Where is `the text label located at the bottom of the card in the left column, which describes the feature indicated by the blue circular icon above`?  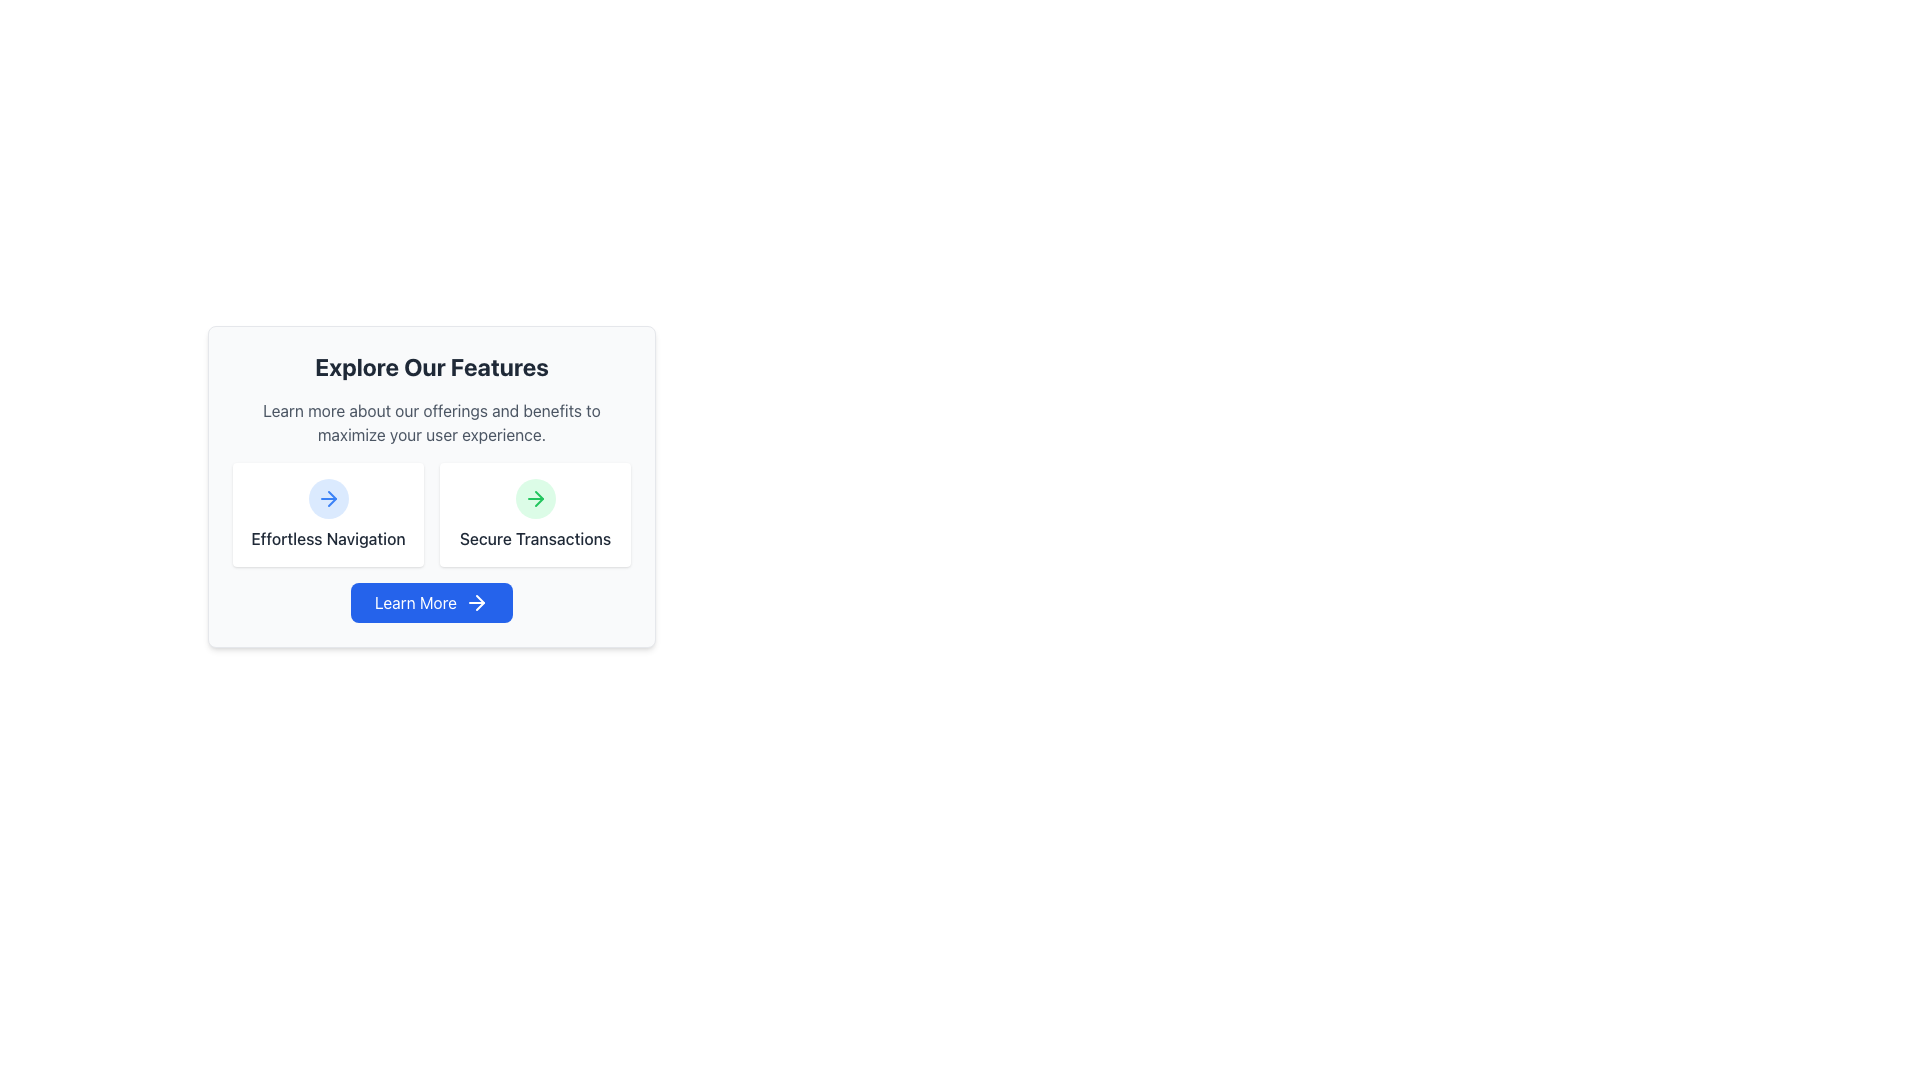
the text label located at the bottom of the card in the left column, which describes the feature indicated by the blue circular icon above is located at coordinates (328, 538).